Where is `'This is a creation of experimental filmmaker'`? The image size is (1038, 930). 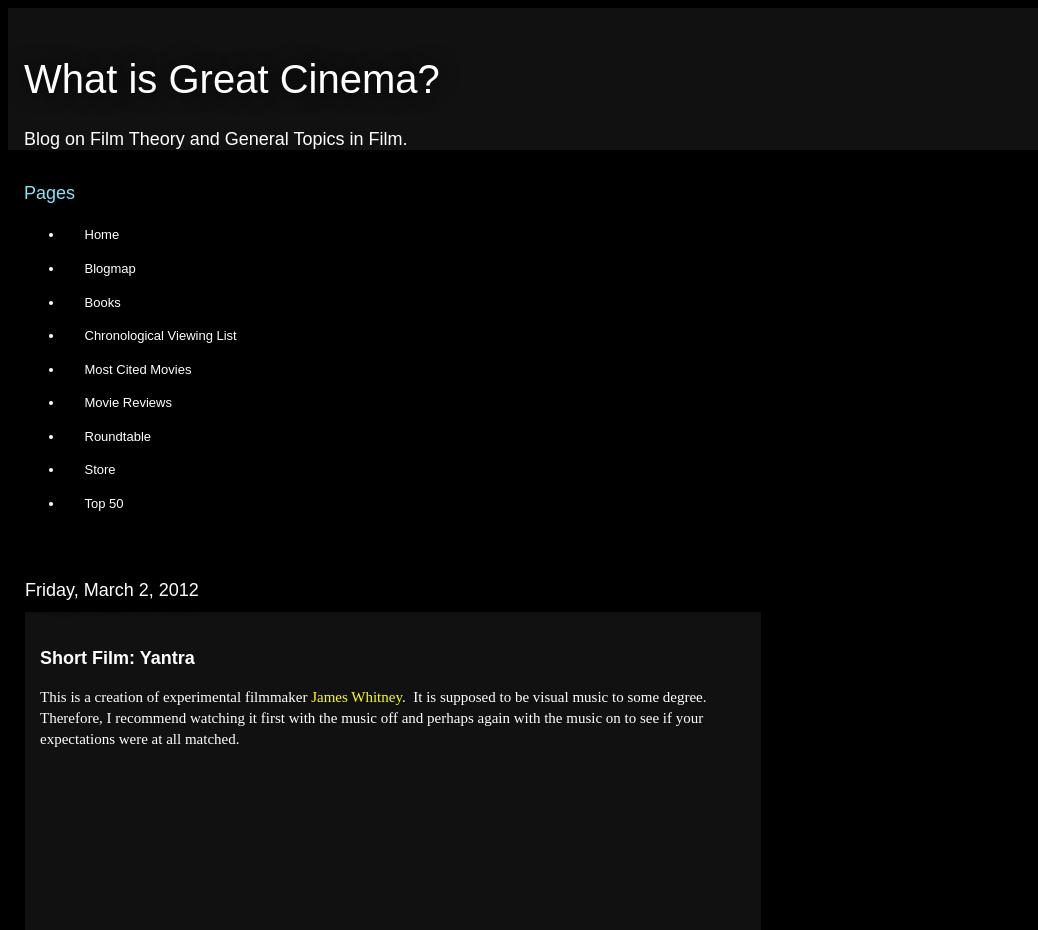
'This is a creation of experimental filmmaker' is located at coordinates (174, 695).